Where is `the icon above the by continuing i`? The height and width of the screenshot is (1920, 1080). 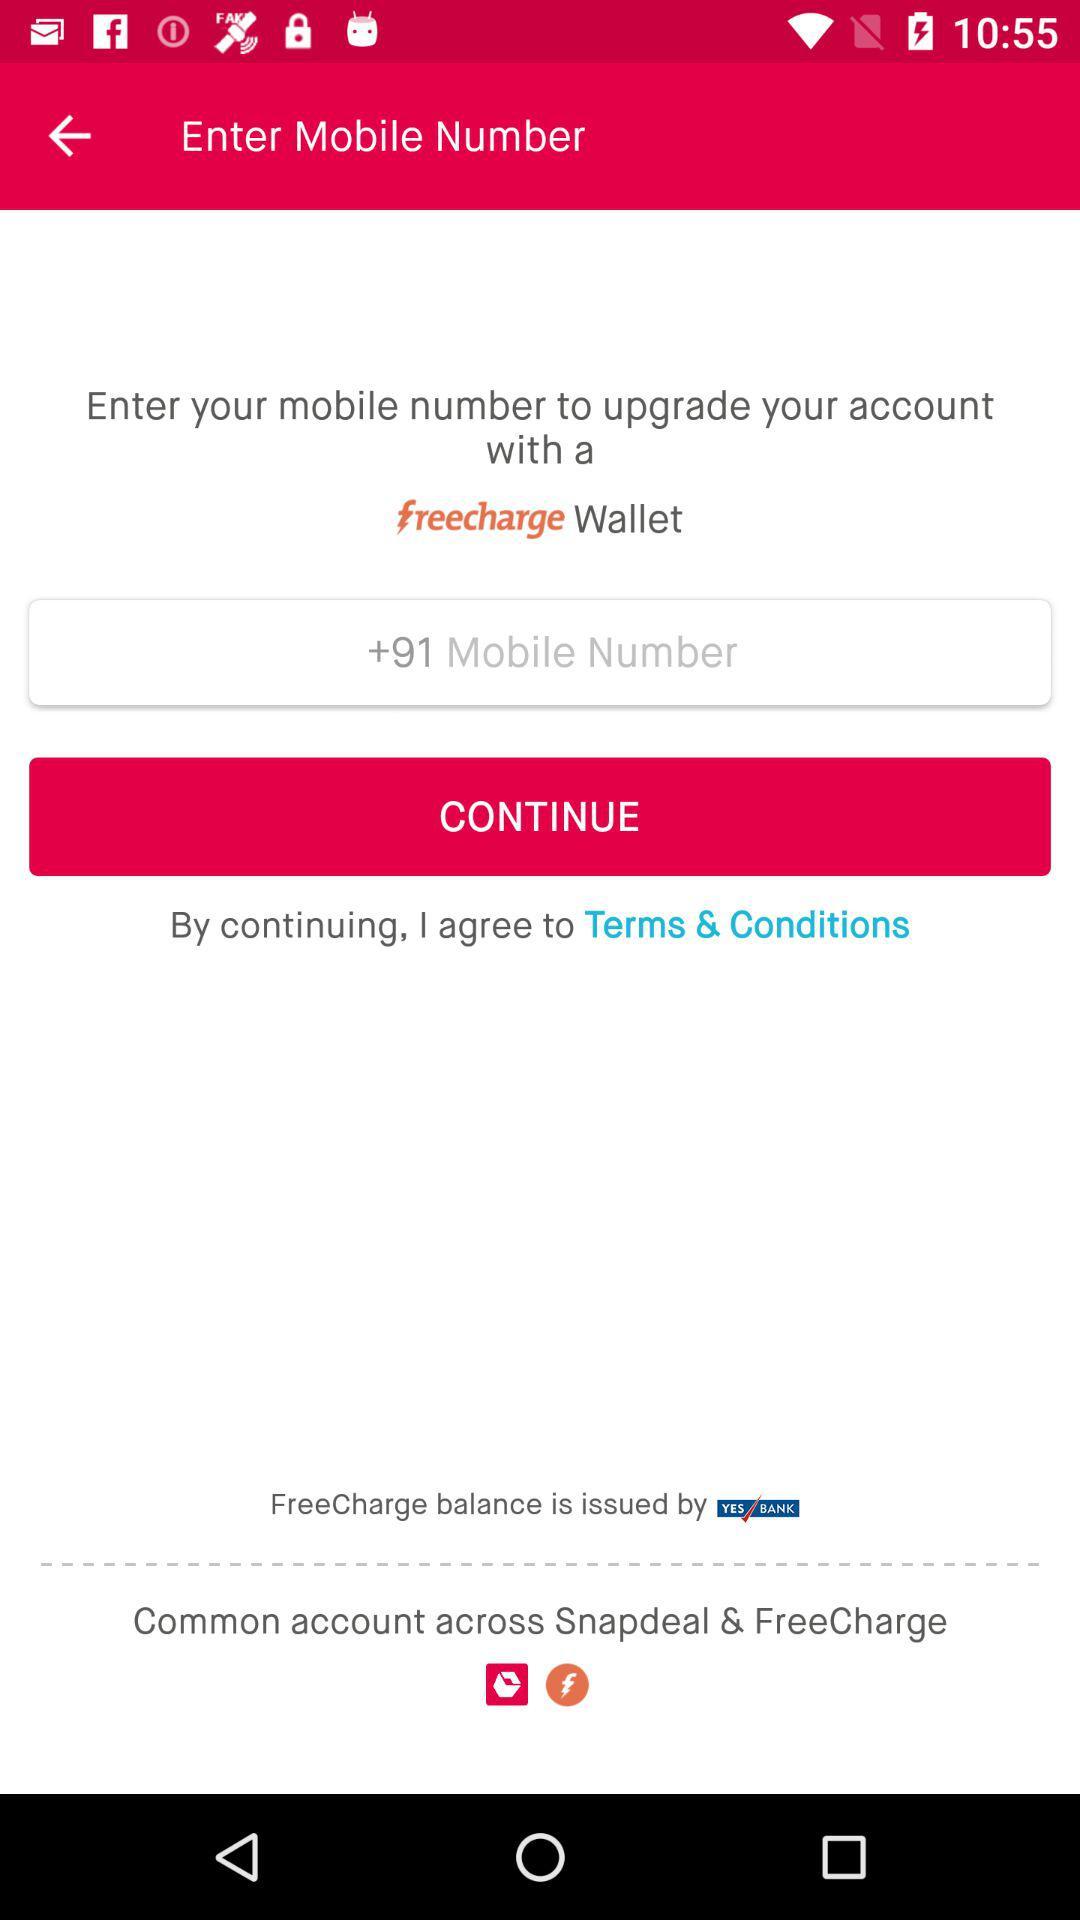
the icon above the by continuing i is located at coordinates (540, 816).